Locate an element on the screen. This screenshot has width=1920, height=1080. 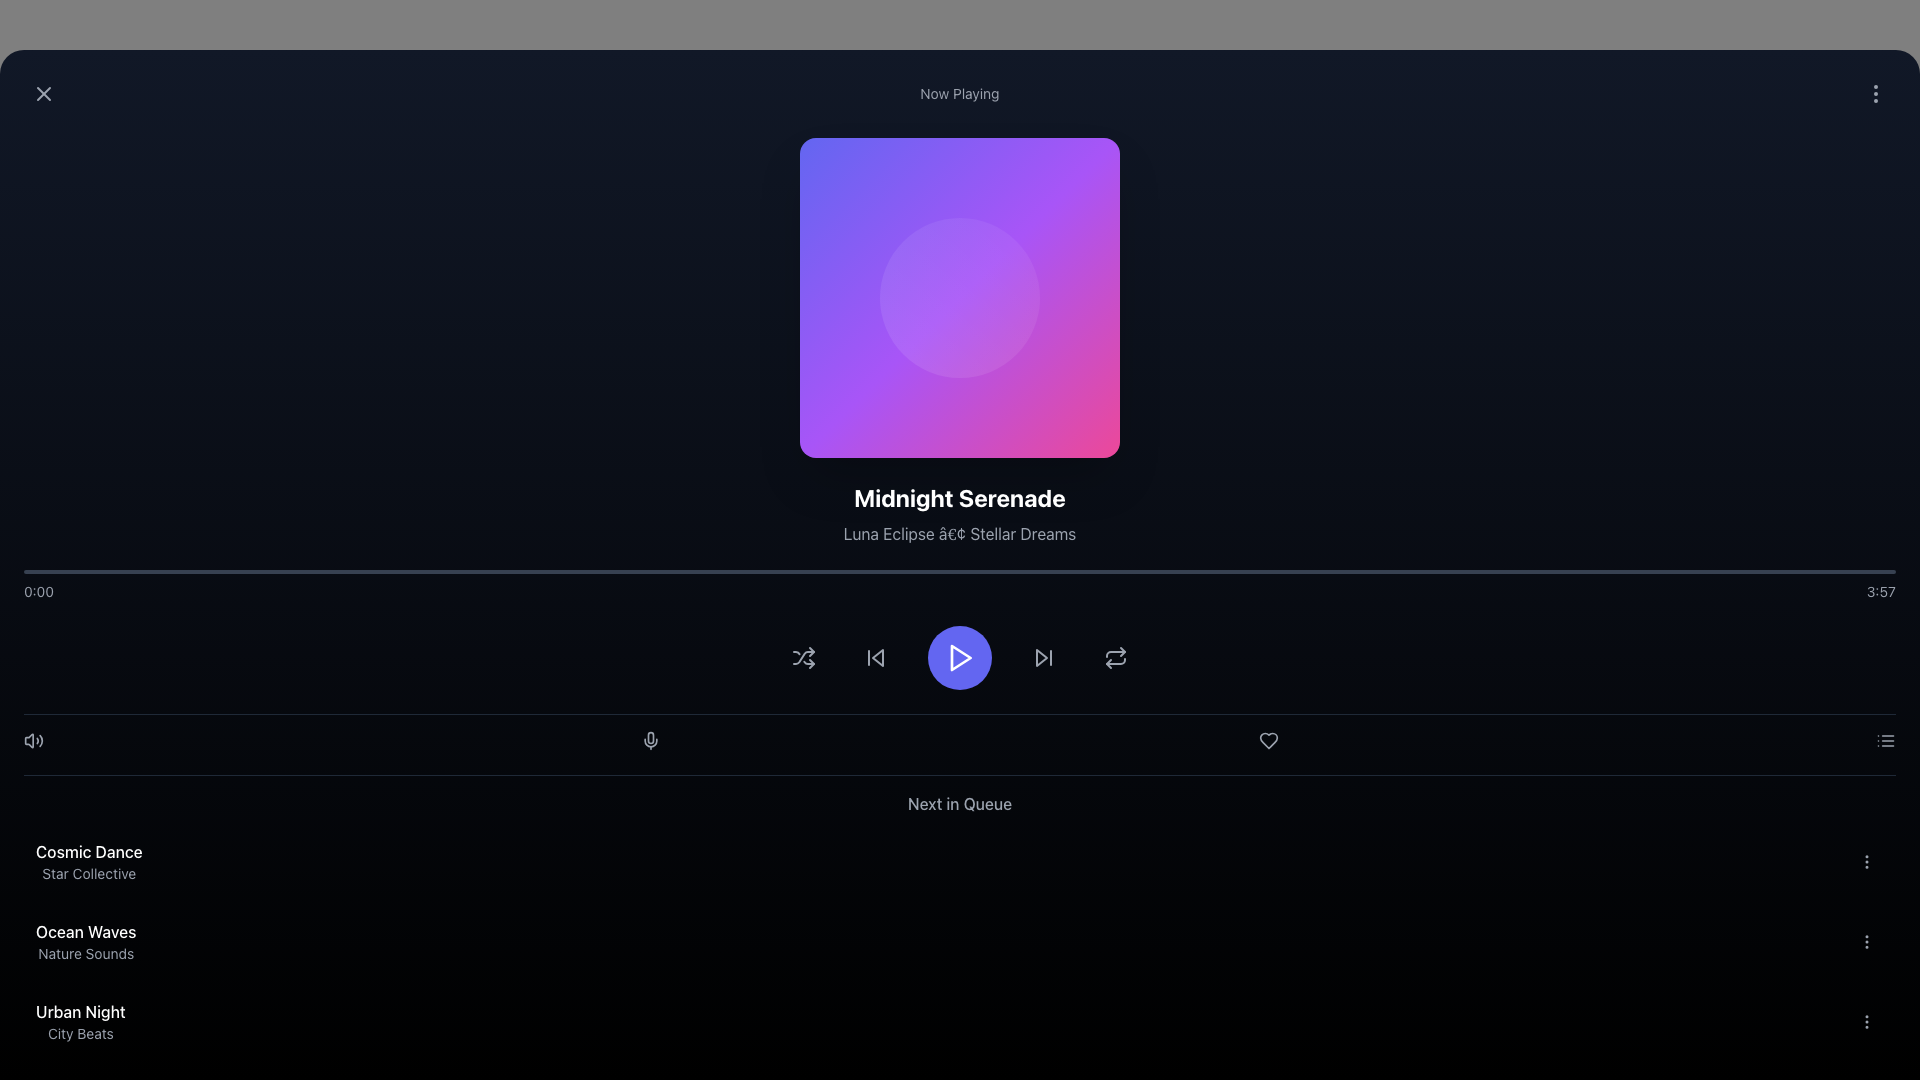
the playback progress is located at coordinates (1427, 571).